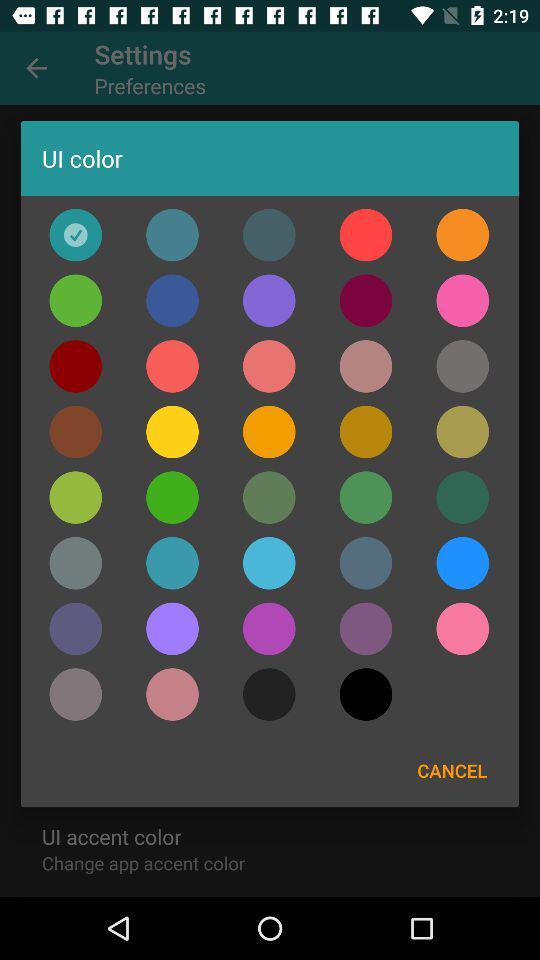 This screenshot has height=960, width=540. I want to click on change ui color, so click(269, 365).